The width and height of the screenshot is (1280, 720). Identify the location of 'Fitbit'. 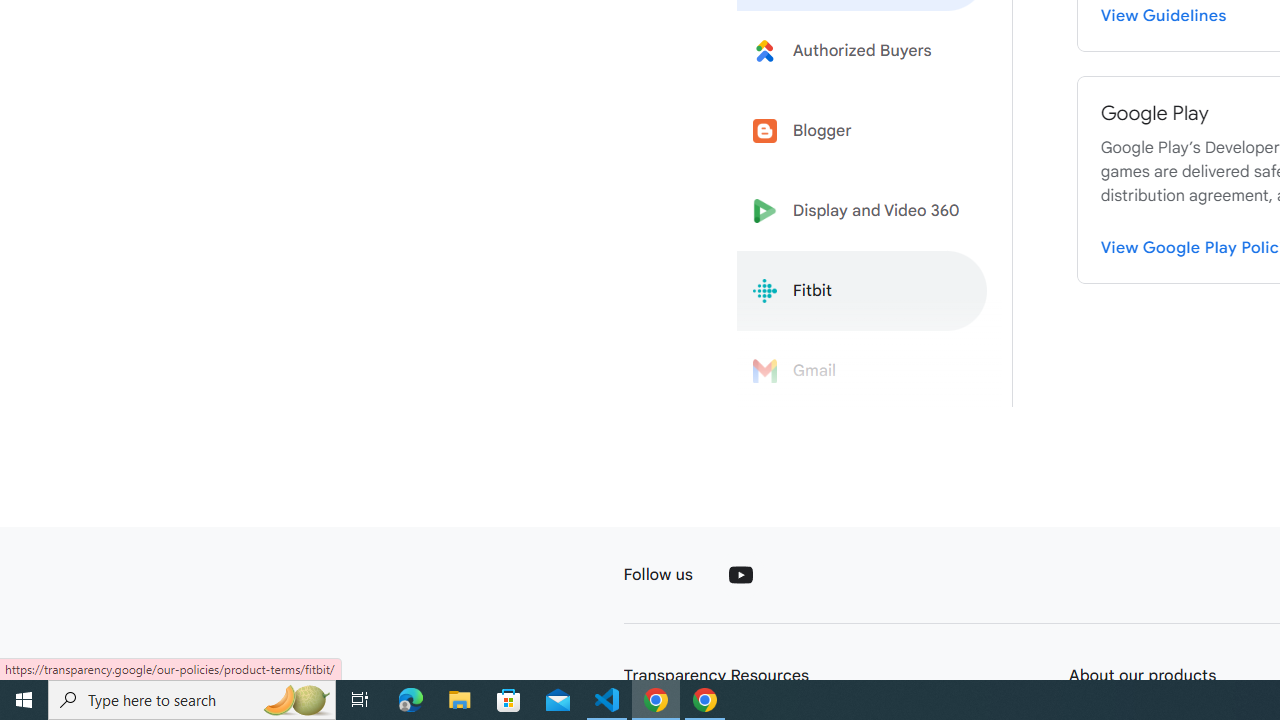
(862, 291).